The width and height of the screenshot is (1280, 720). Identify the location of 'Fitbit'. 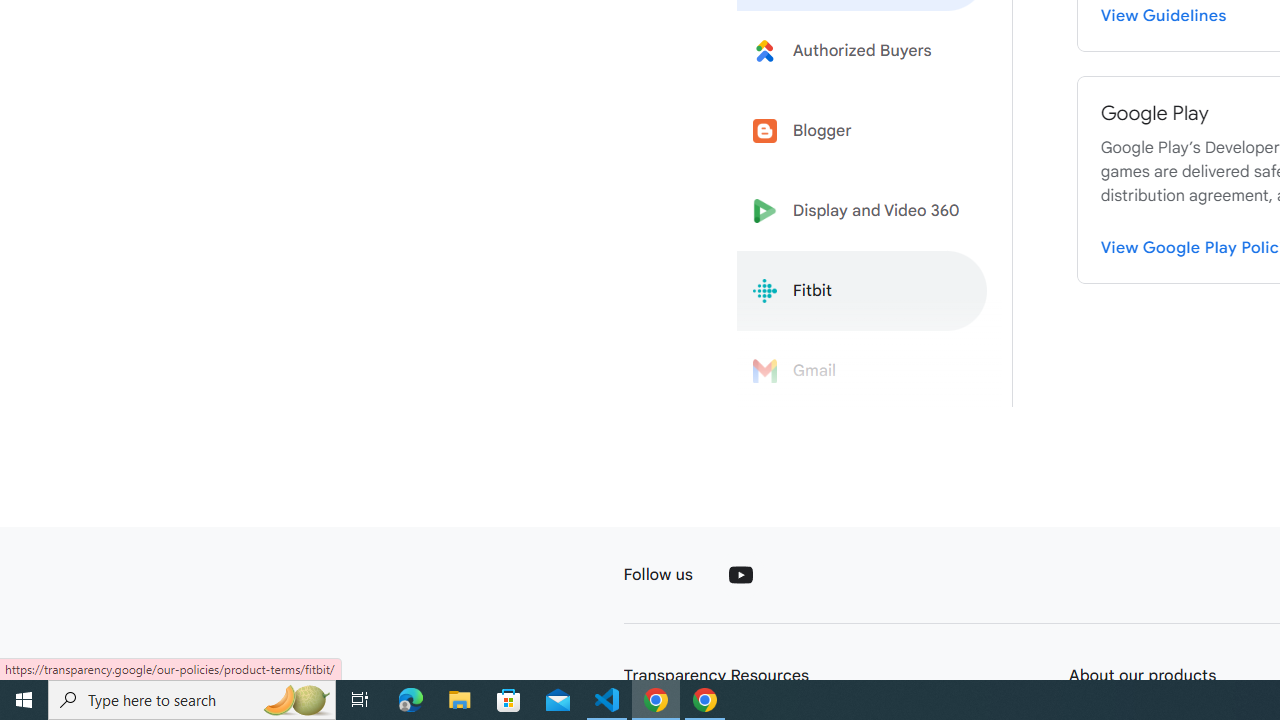
(862, 291).